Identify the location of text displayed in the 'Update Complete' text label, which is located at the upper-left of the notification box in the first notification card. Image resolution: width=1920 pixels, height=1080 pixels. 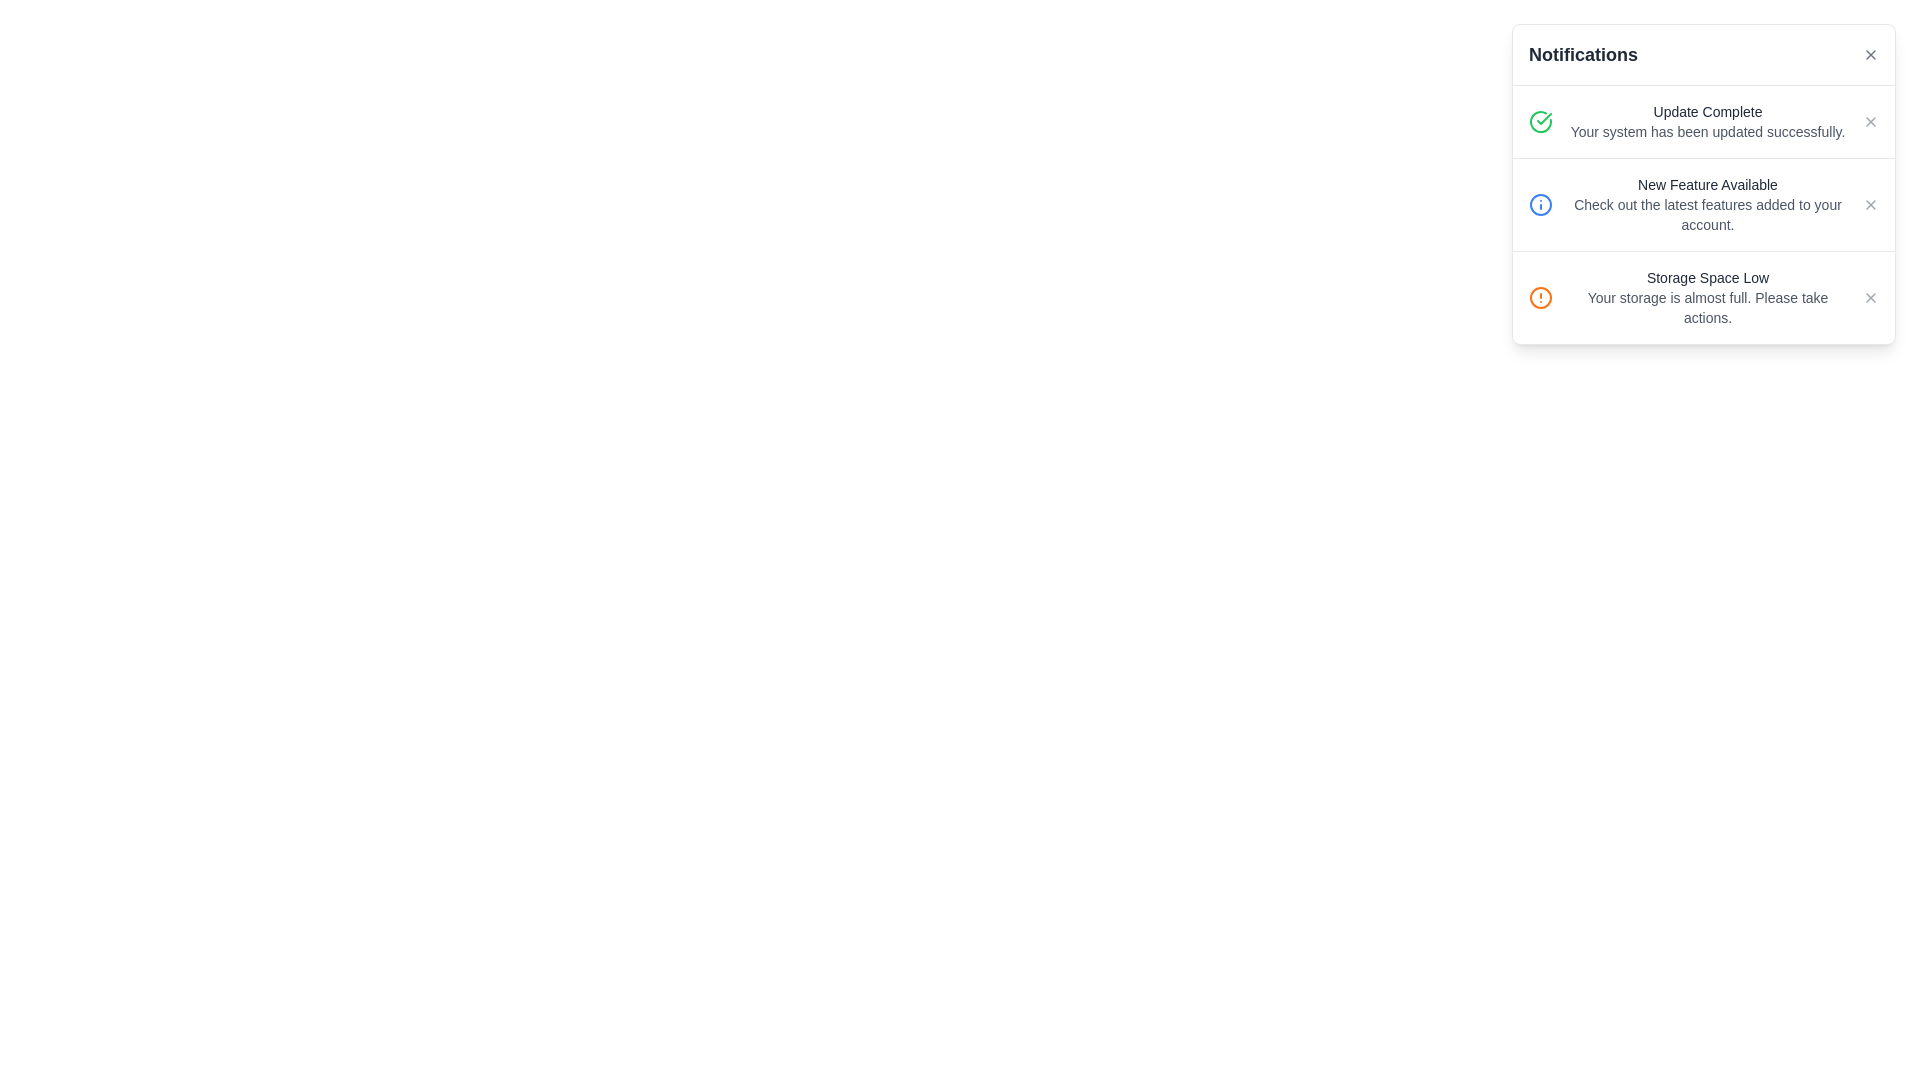
(1707, 111).